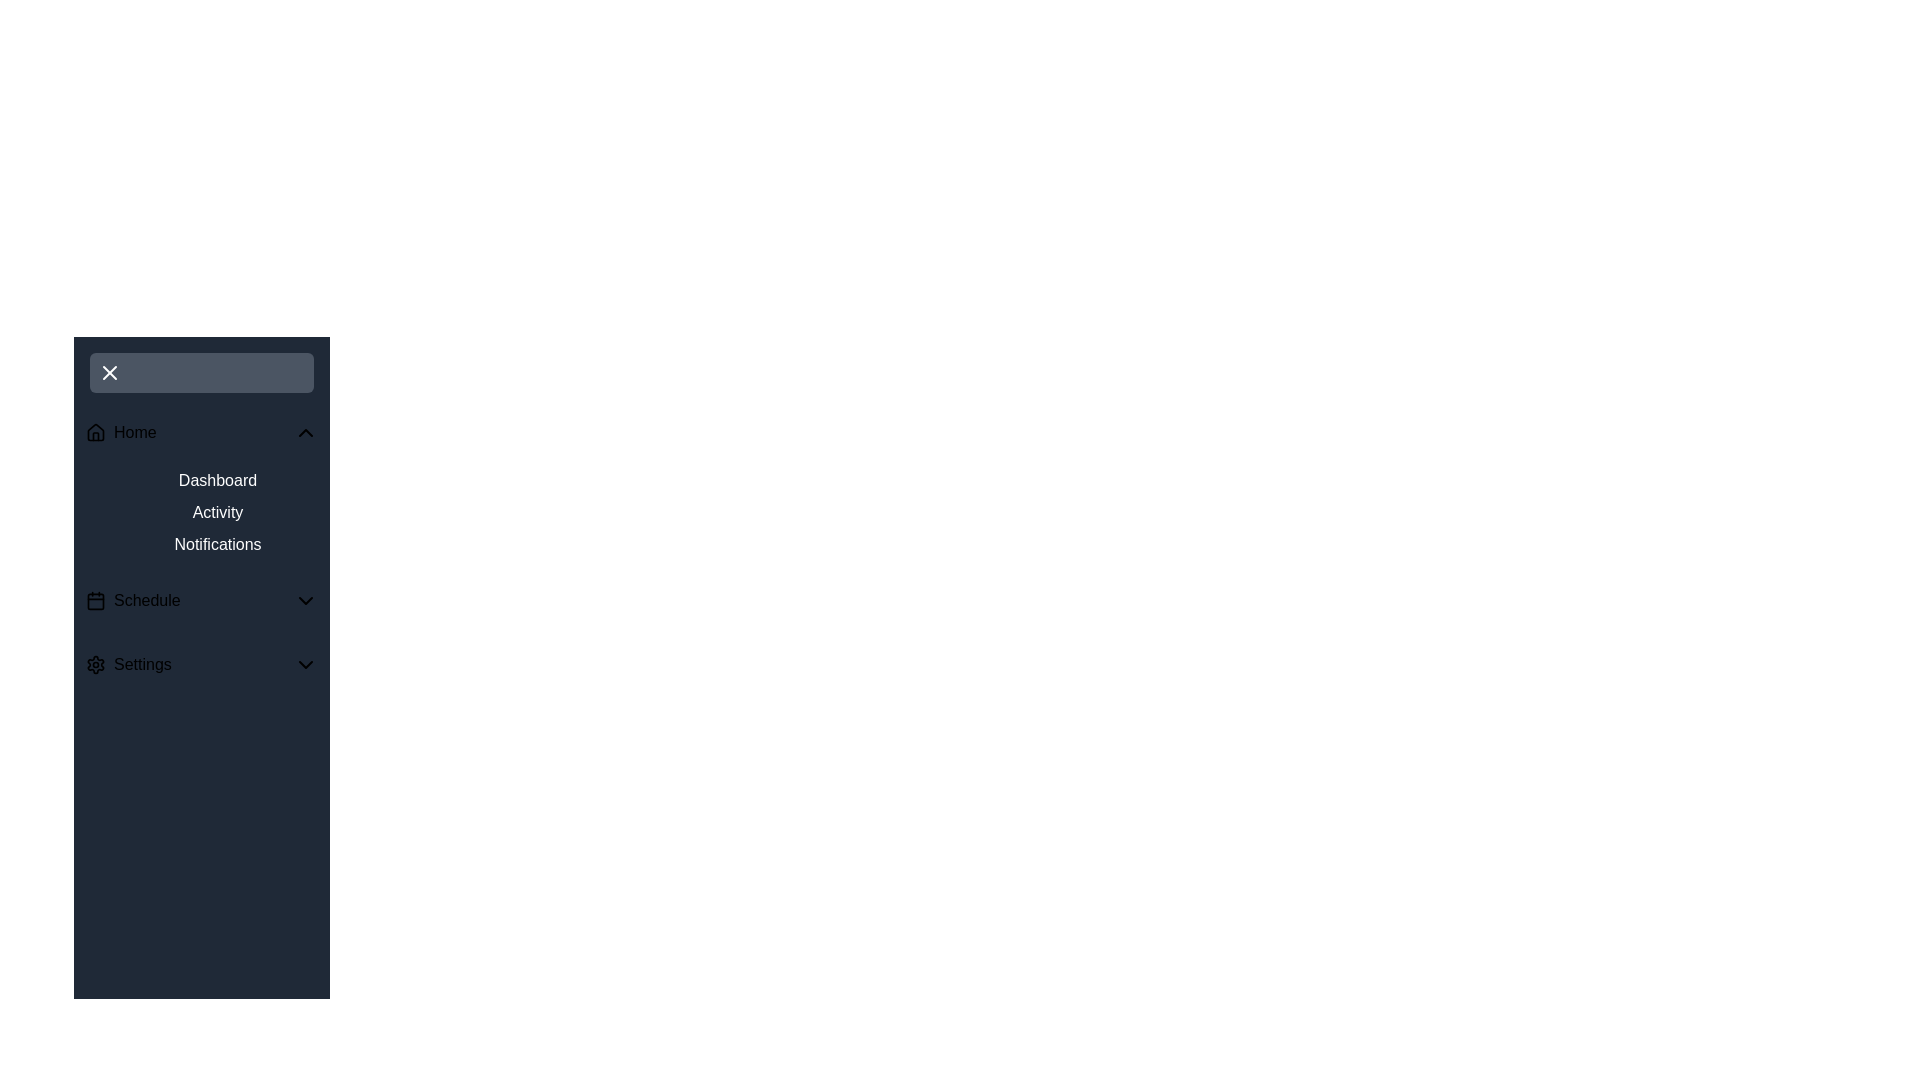 The height and width of the screenshot is (1080, 1920). Describe the element at coordinates (201, 664) in the screenshot. I see `the 'Settings' menu entry in the navigation panel using keyboard arrows` at that location.